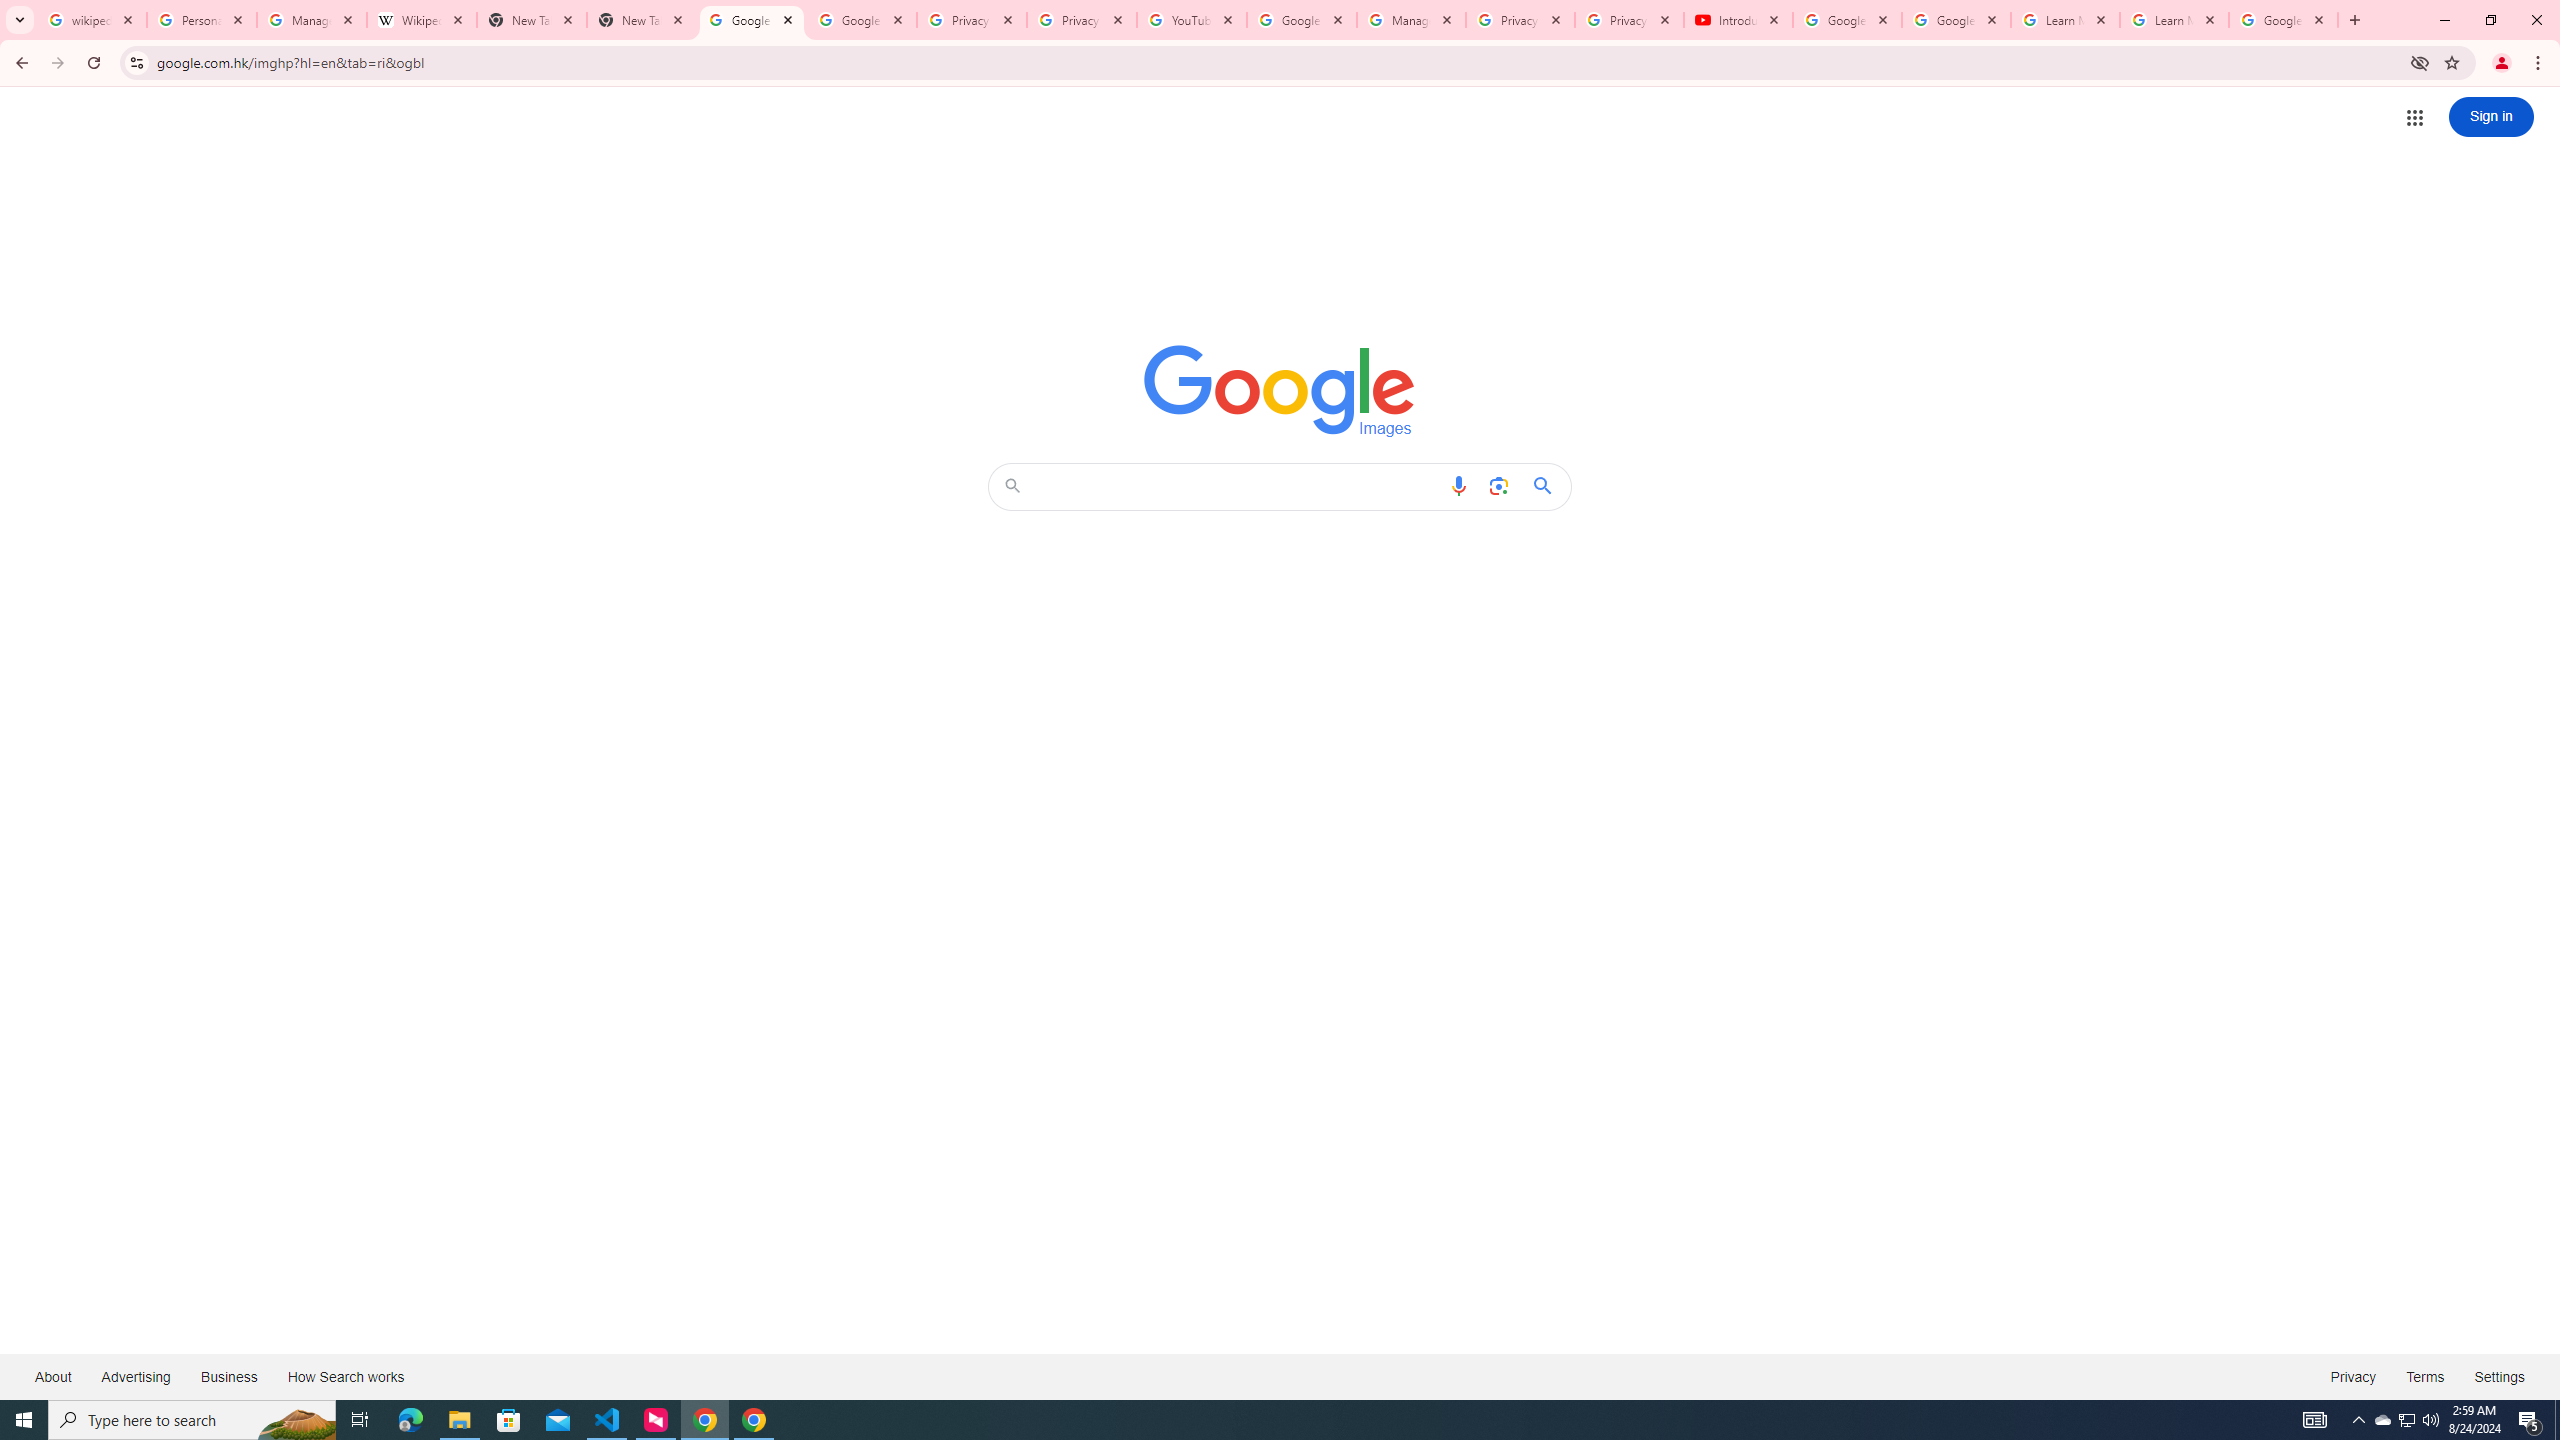 The height and width of the screenshot is (1440, 2560). What do you see at coordinates (345, 1375) in the screenshot?
I see `'How Search works'` at bounding box center [345, 1375].